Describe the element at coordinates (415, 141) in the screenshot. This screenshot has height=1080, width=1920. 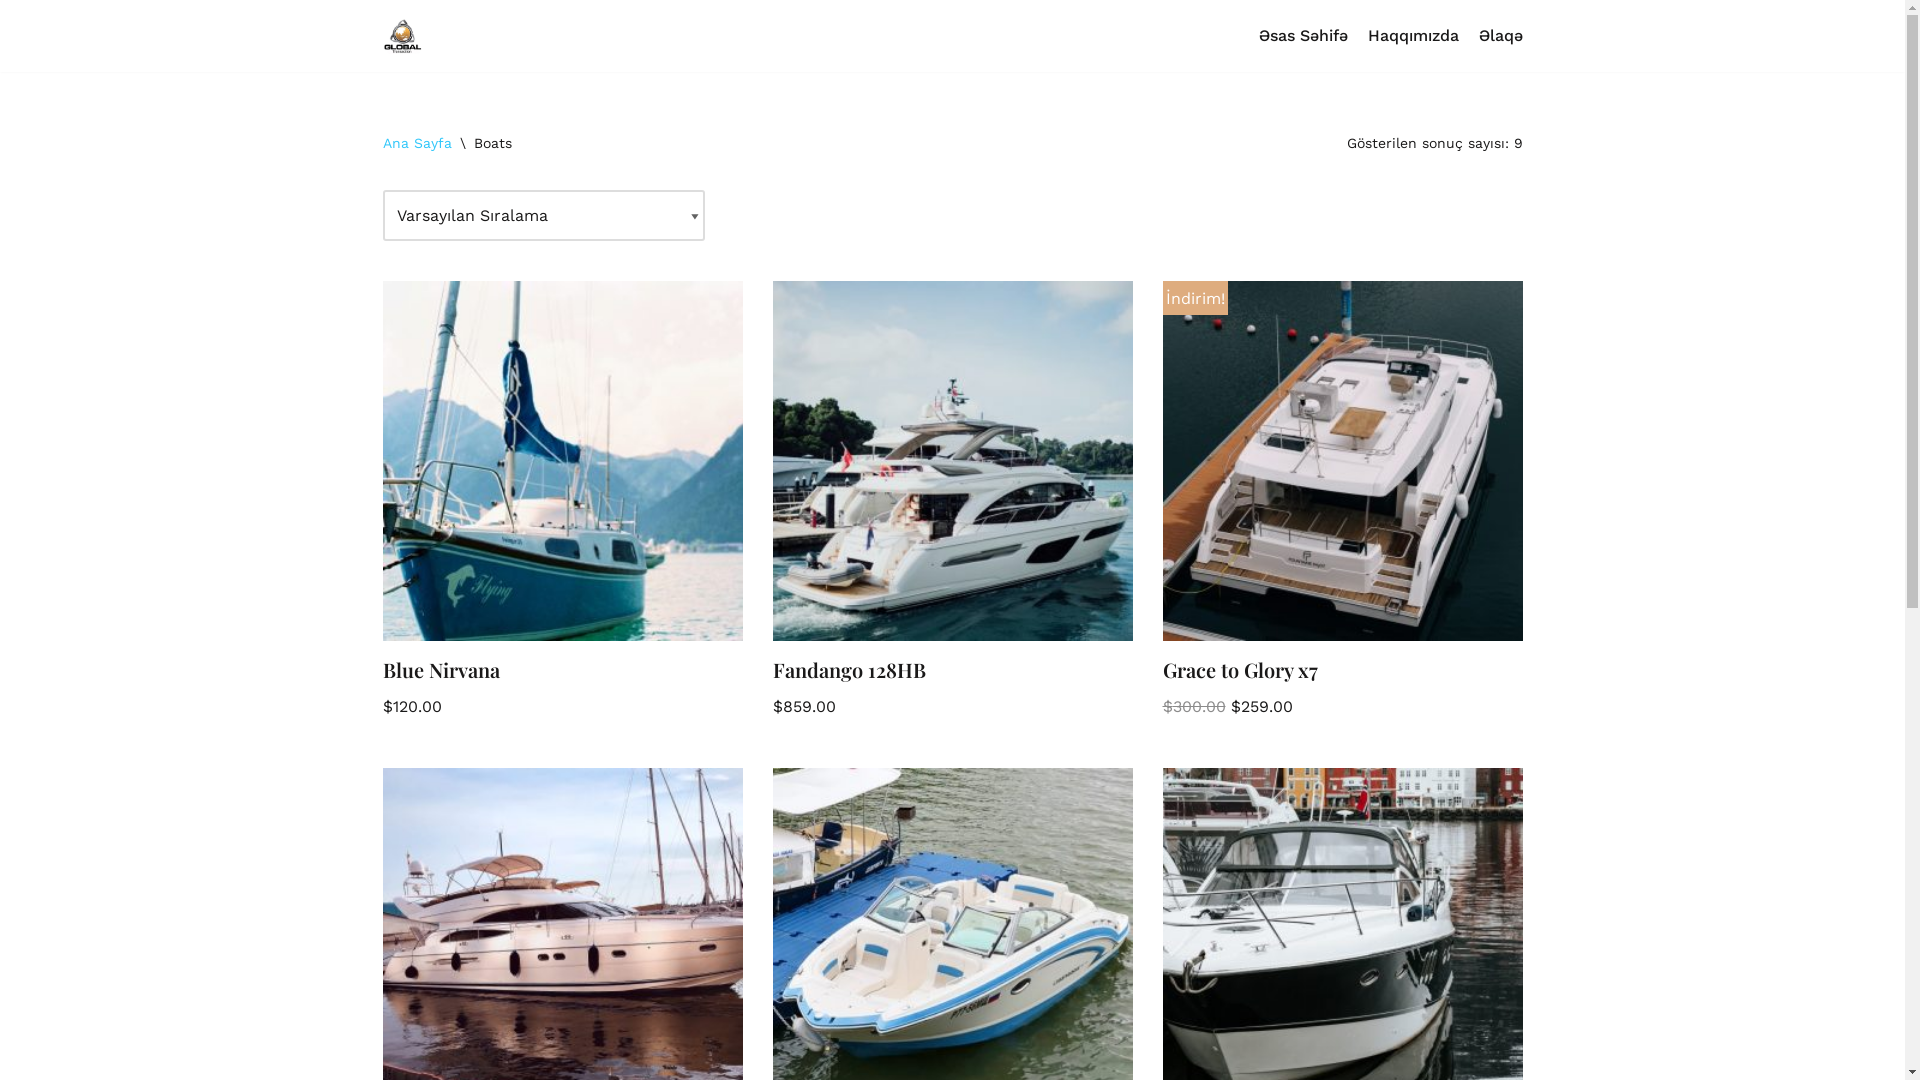
I see `'Ana Sayfa'` at that location.